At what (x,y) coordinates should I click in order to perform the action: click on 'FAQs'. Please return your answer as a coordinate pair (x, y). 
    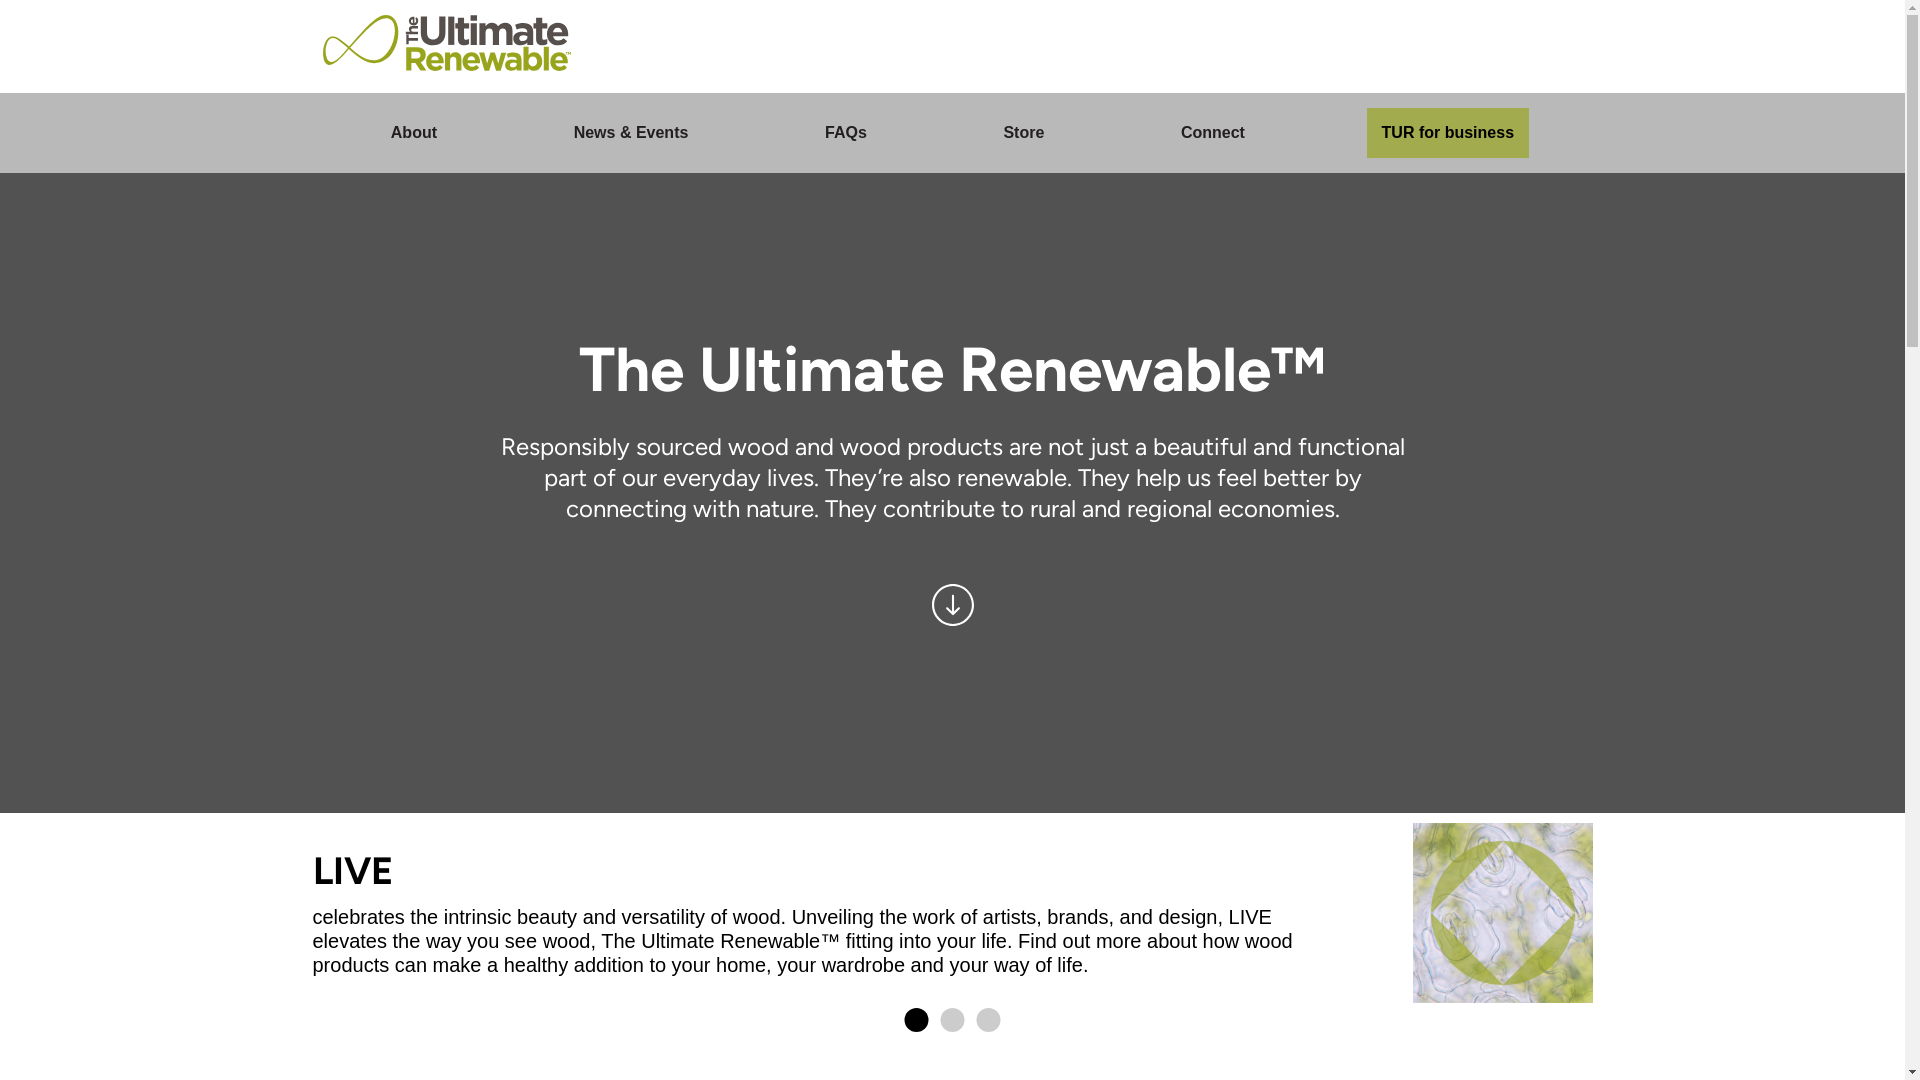
    Looking at the image, I should click on (845, 132).